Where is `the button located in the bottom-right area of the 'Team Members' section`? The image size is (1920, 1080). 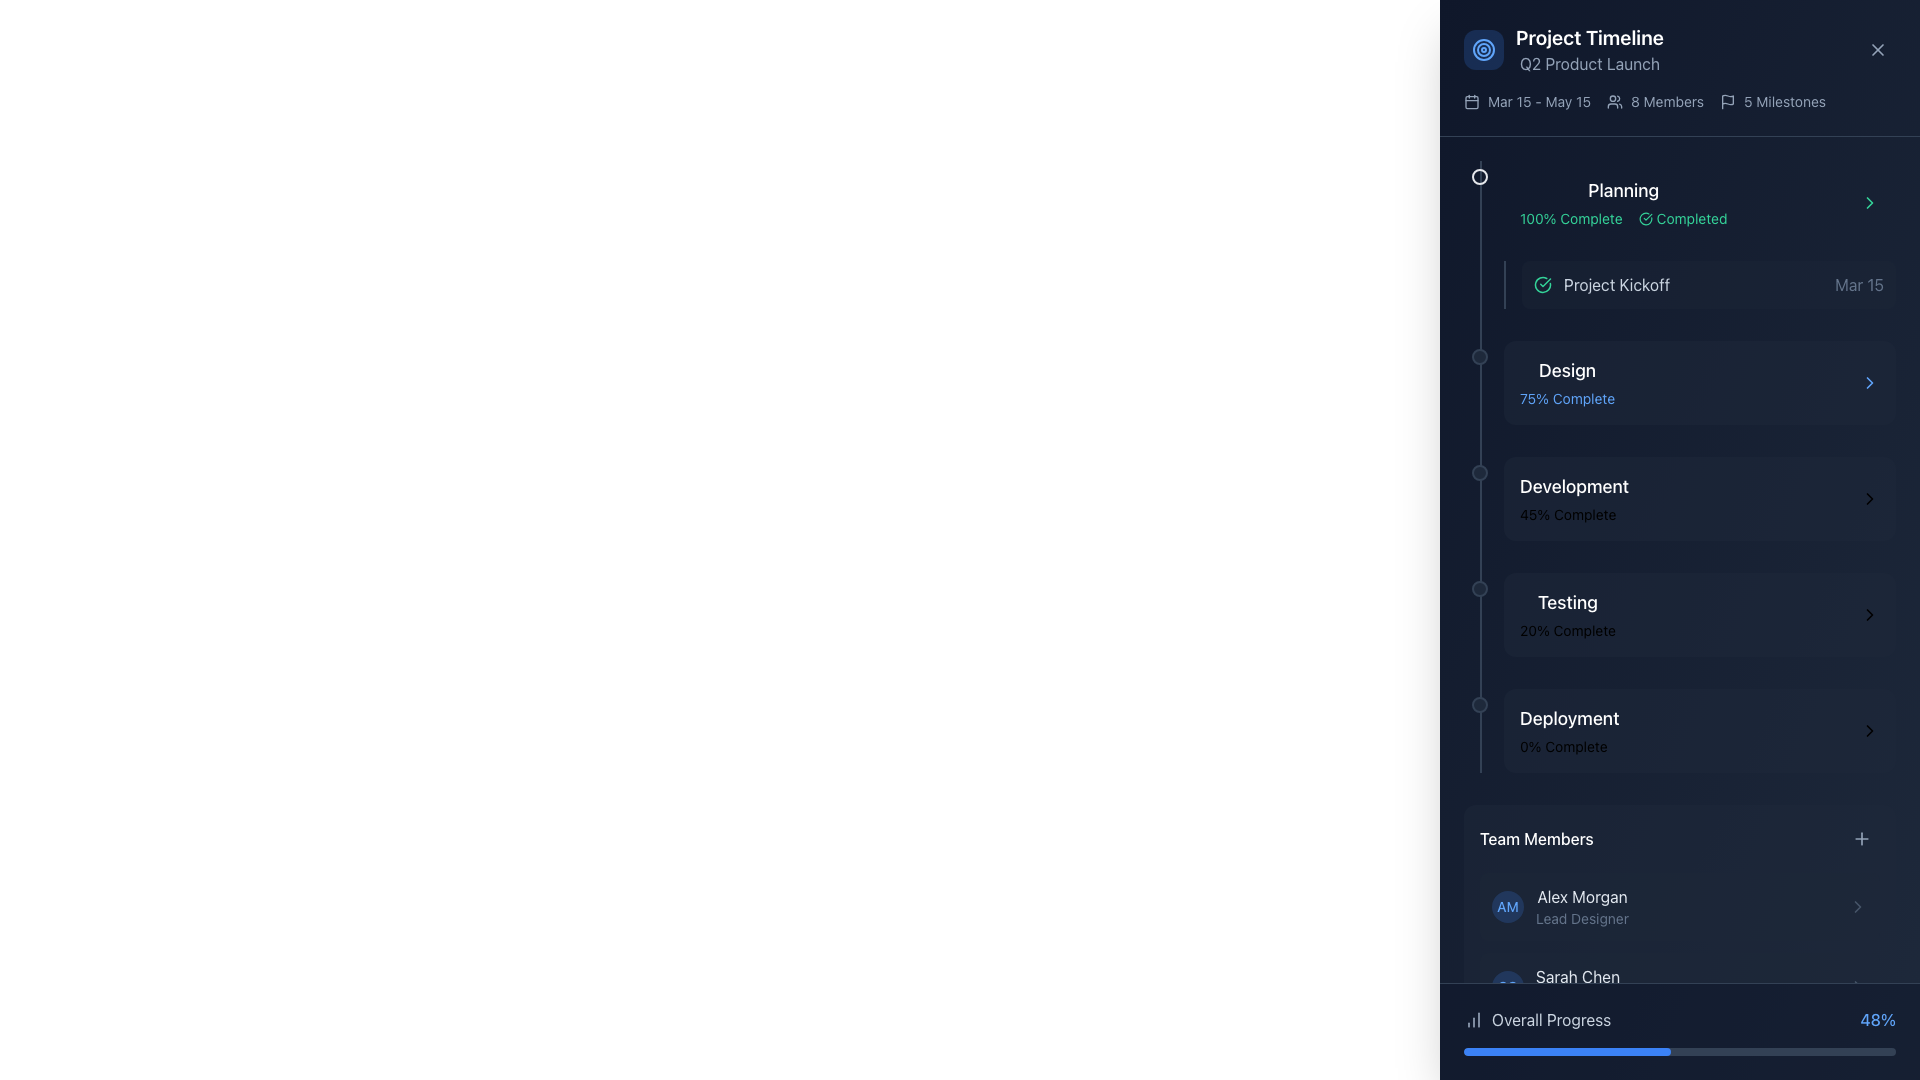
the button located in the bottom-right area of the 'Team Members' section is located at coordinates (1861, 839).